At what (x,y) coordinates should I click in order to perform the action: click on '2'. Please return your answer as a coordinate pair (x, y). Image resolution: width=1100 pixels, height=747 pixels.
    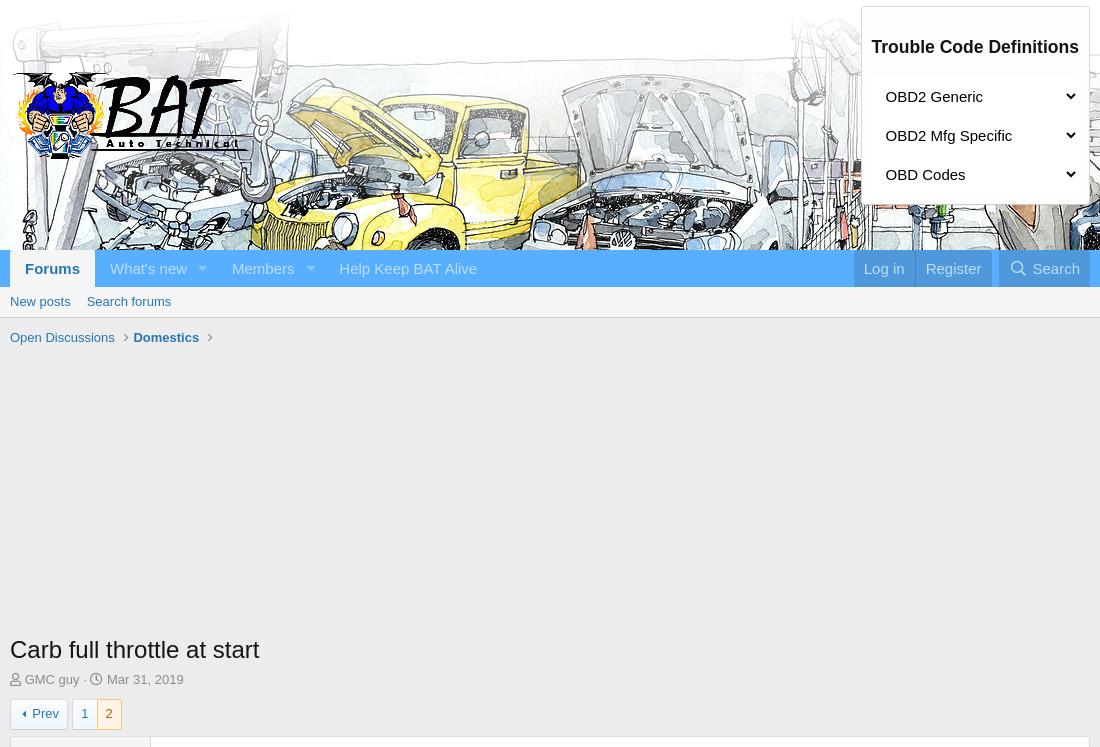
    Looking at the image, I should click on (108, 712).